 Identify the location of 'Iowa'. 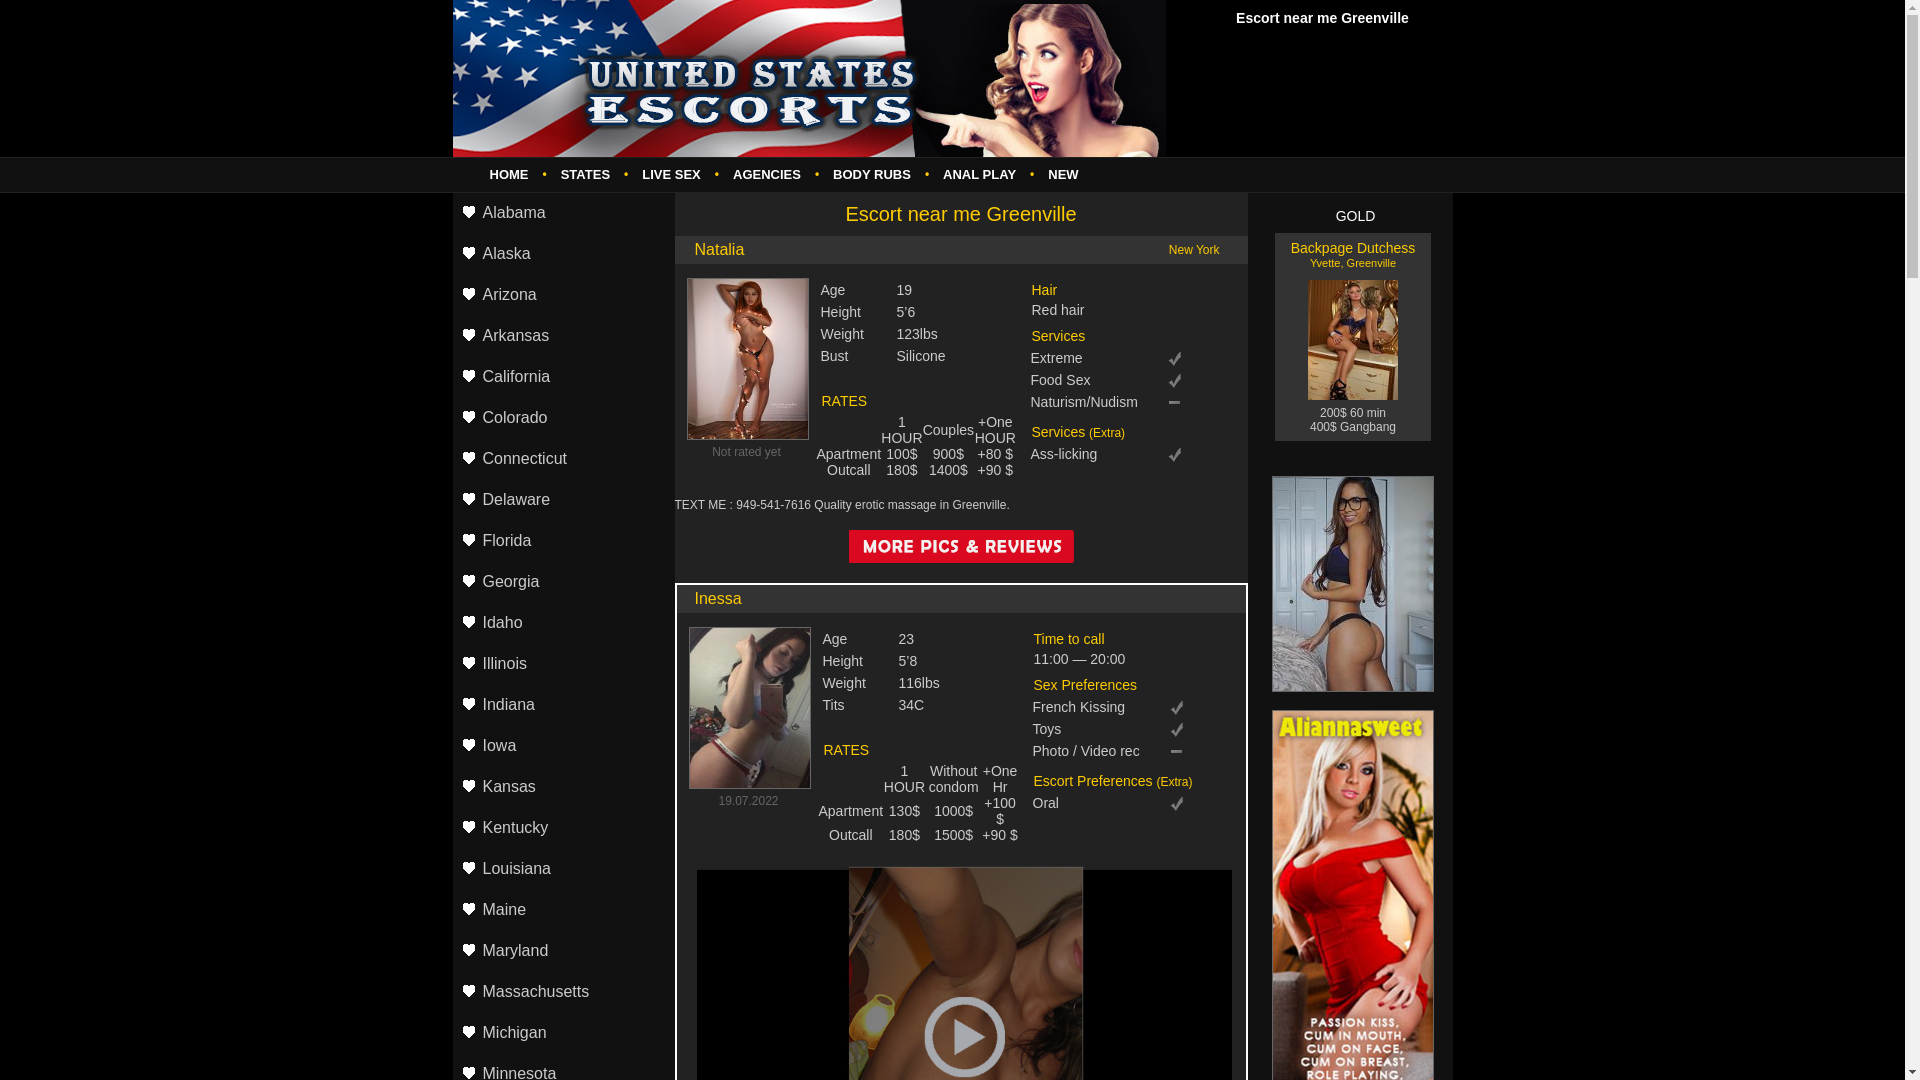
(450, 746).